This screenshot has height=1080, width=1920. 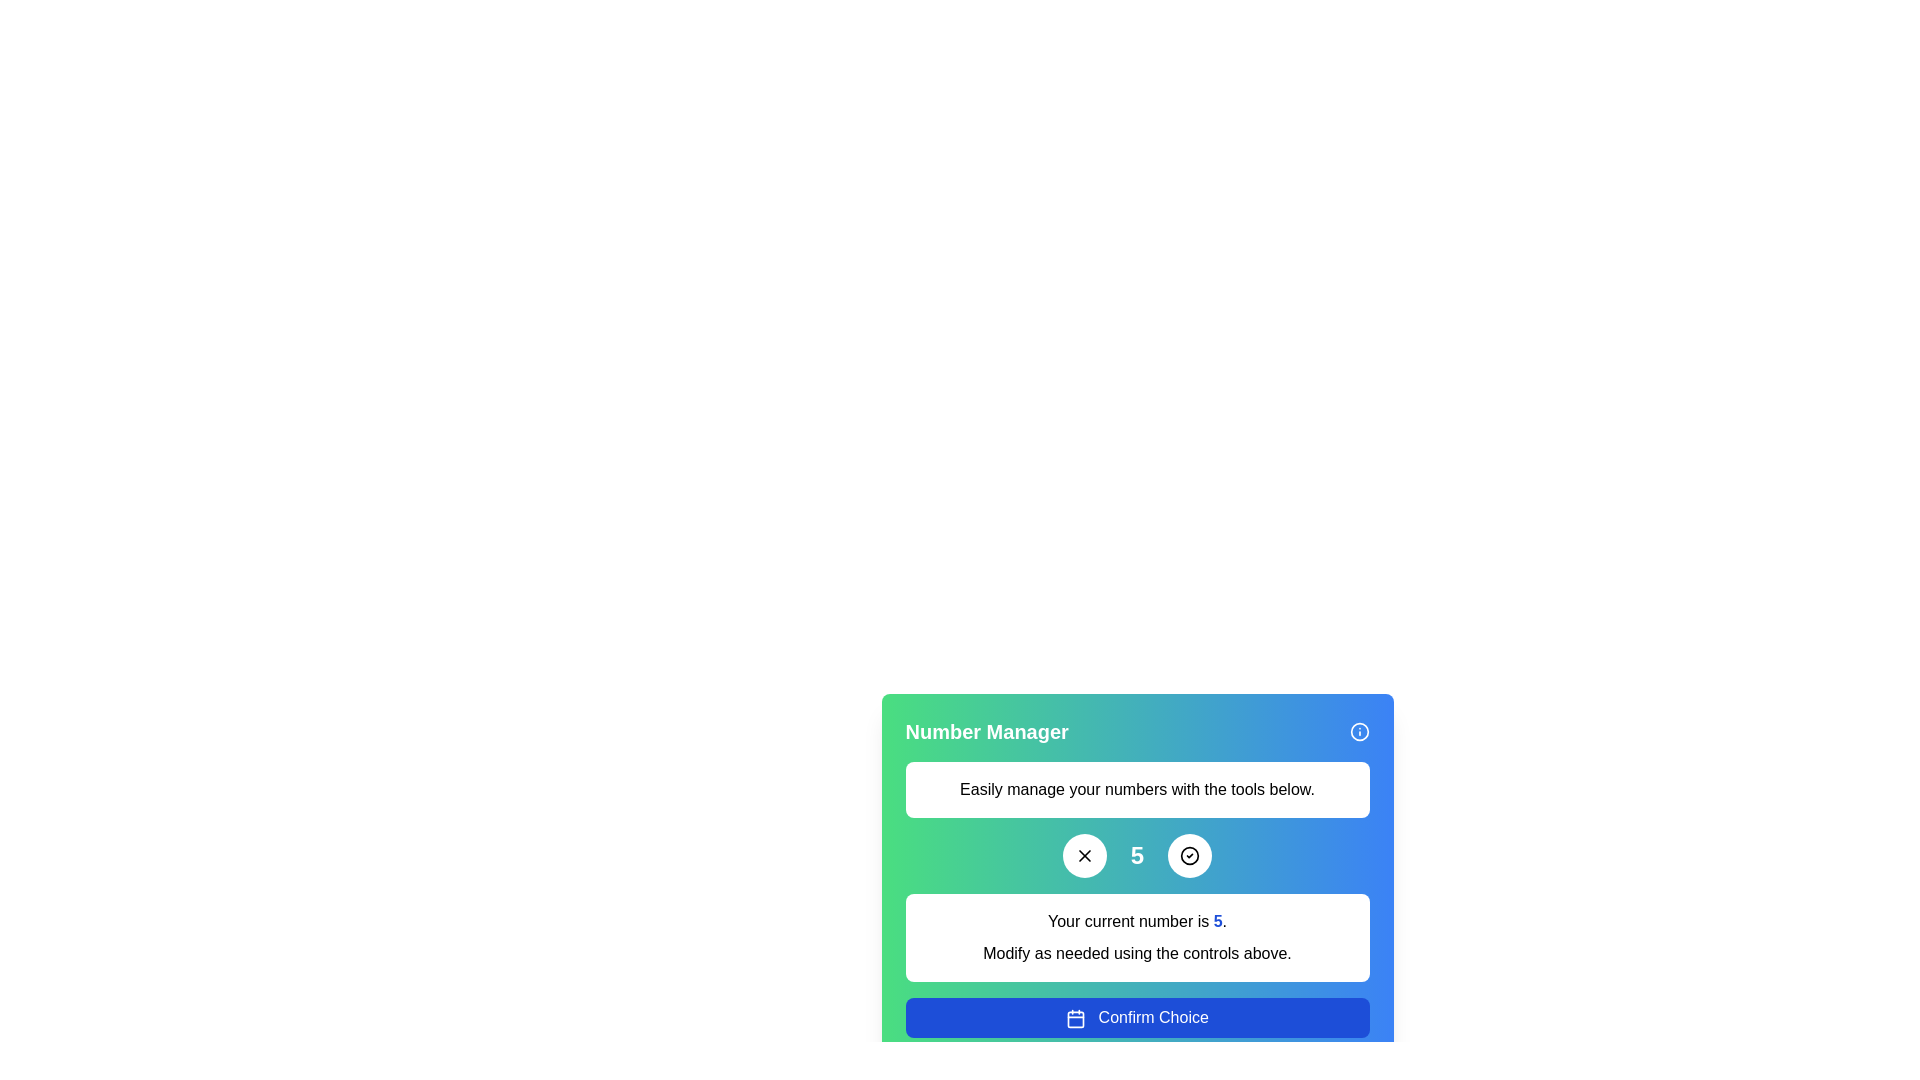 I want to click on the circular button with a white background and a black 'X' icon, located to the left of the number '5', so click(x=1083, y=855).